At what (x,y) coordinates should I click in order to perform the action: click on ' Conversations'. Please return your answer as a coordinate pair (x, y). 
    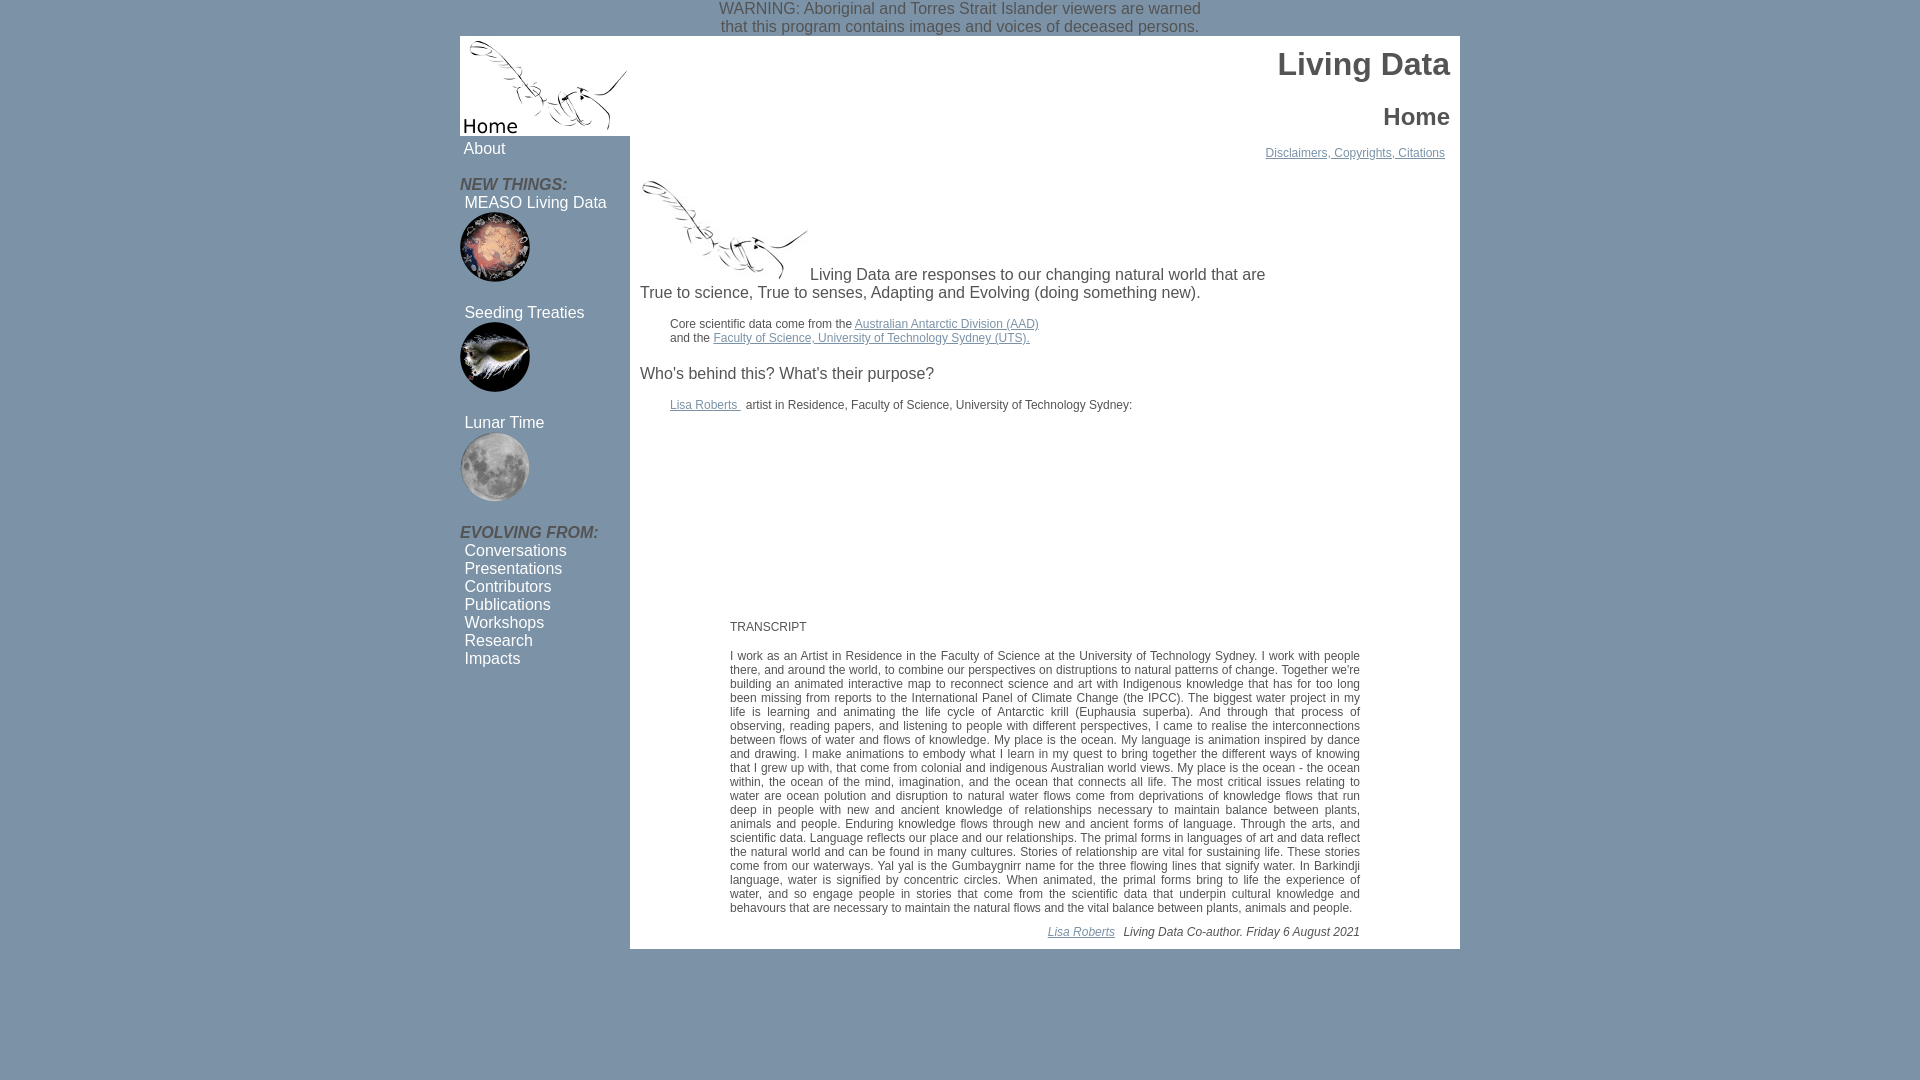
    Looking at the image, I should click on (513, 550).